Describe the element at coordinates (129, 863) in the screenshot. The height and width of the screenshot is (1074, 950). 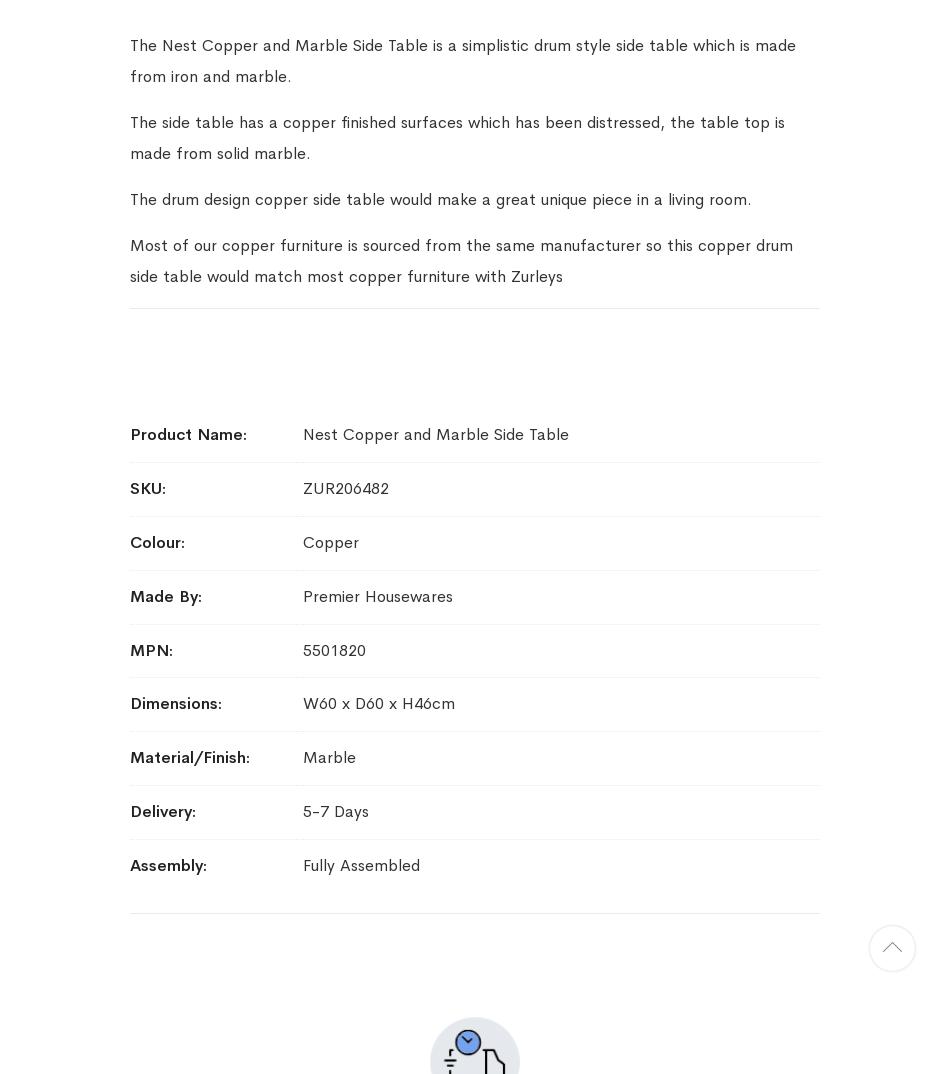
I see `'Assembly'` at that location.